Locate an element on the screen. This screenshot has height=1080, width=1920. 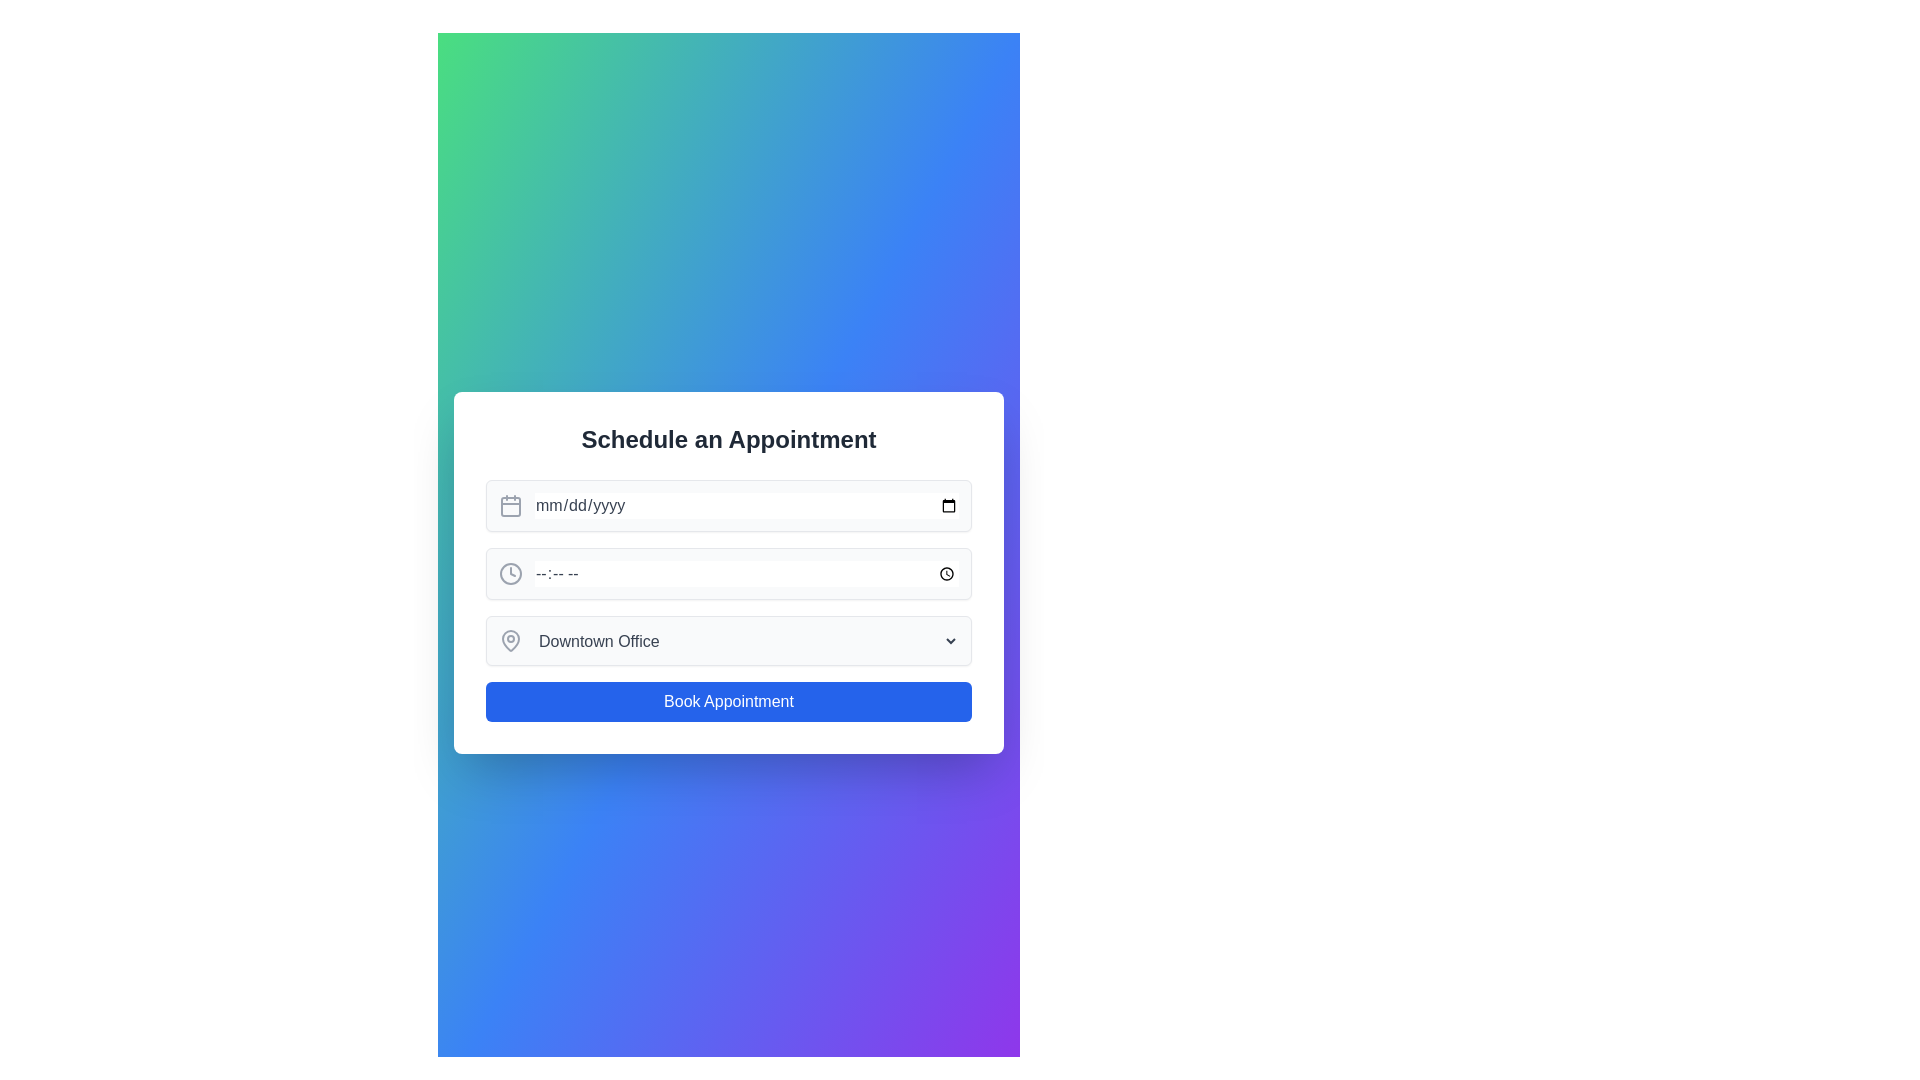
the clock icon with a circular outline and clock hands, located in the second row of input areas, to the left of the time input field is located at coordinates (510, 574).